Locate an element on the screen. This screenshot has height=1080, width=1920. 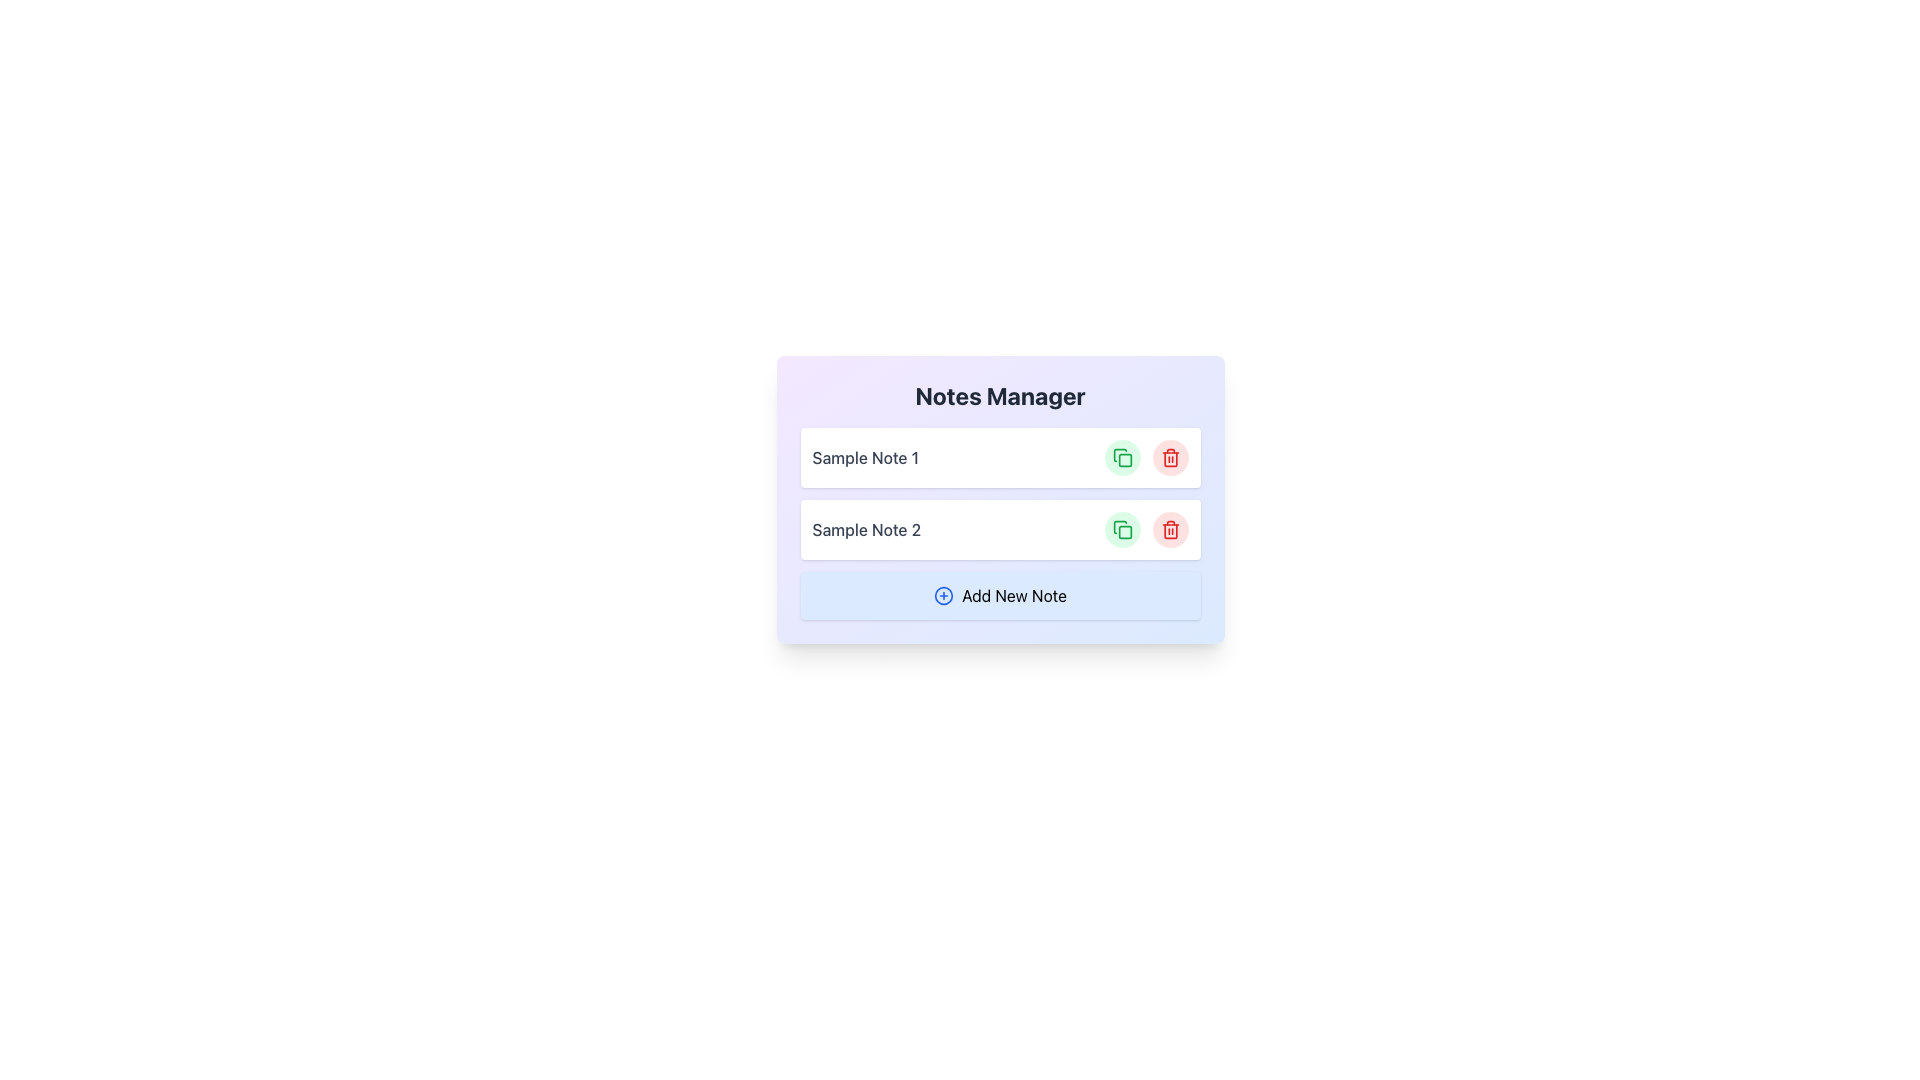
the trash bin button in the 'Notes Manager' interface located on the right side of 'Sample Note 1' is located at coordinates (1170, 458).